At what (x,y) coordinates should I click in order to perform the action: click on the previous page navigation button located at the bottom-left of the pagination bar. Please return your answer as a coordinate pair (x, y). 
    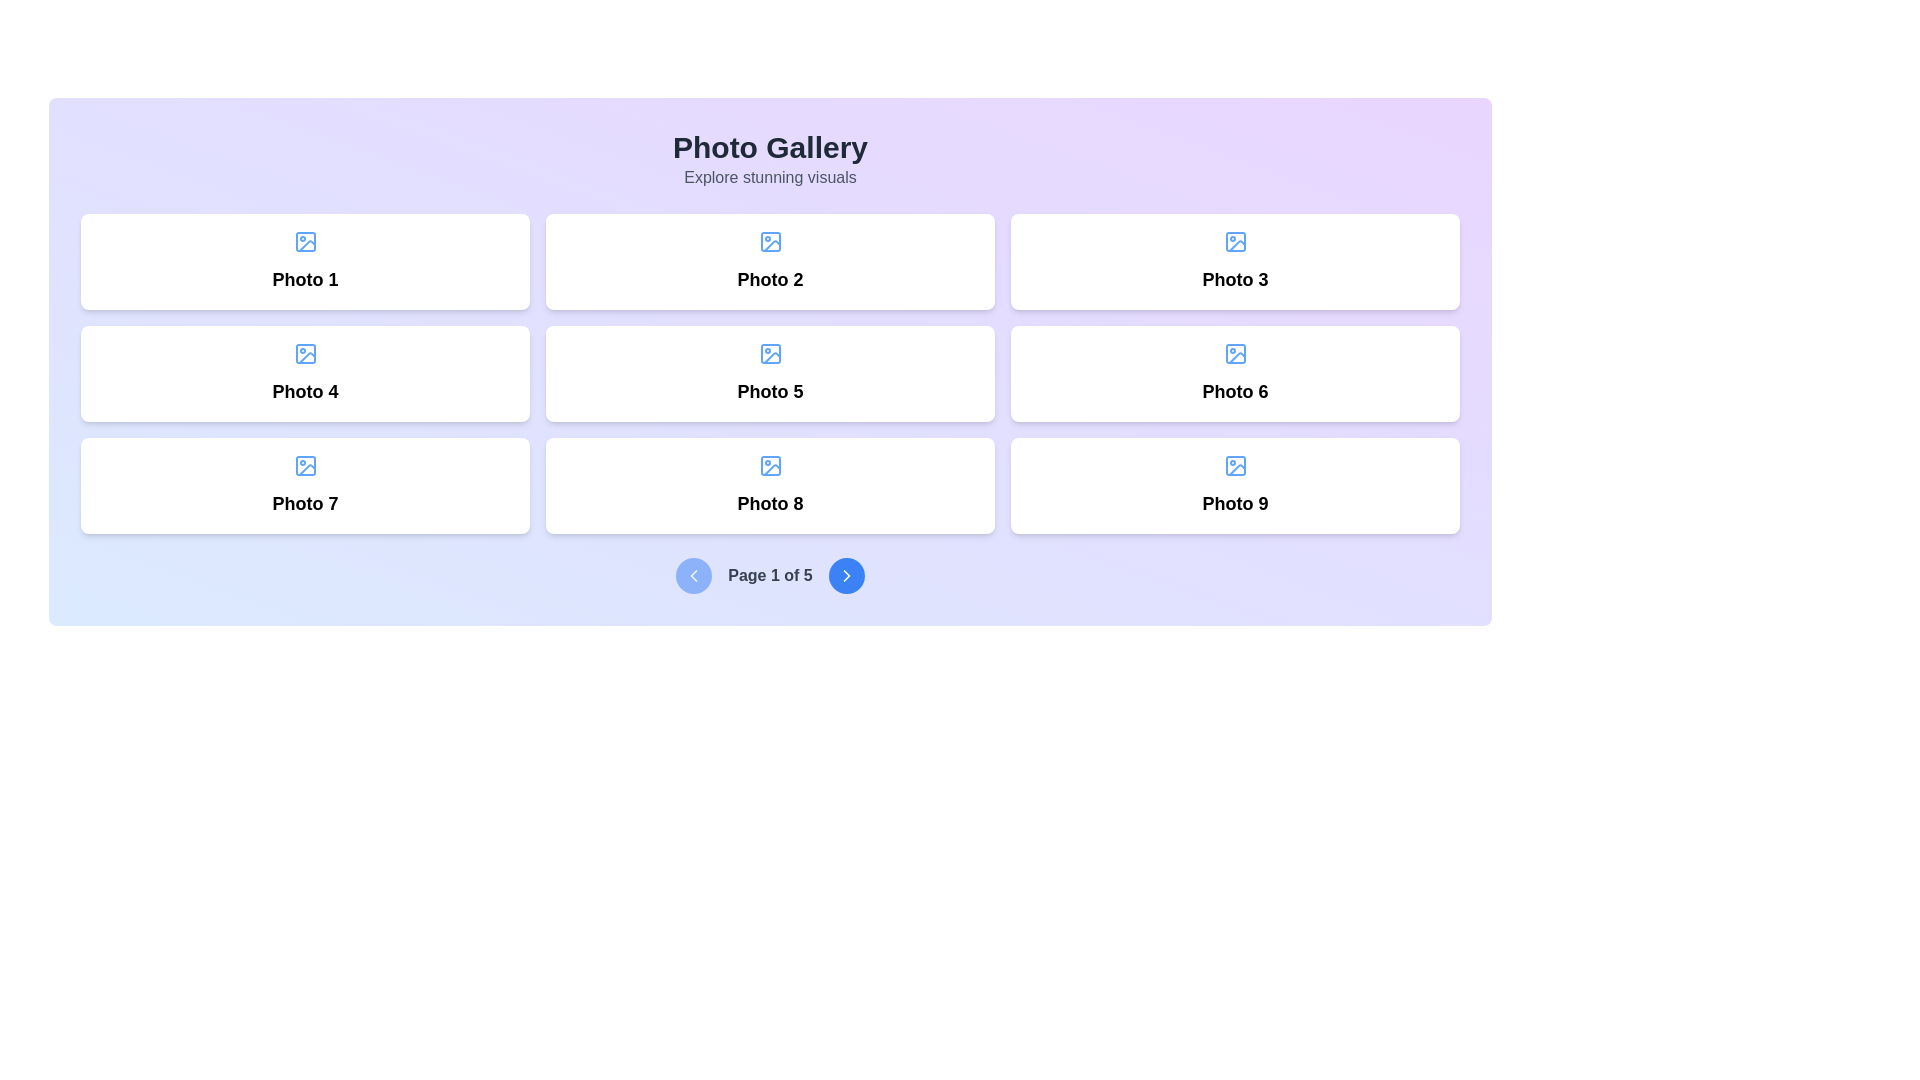
    Looking at the image, I should click on (694, 575).